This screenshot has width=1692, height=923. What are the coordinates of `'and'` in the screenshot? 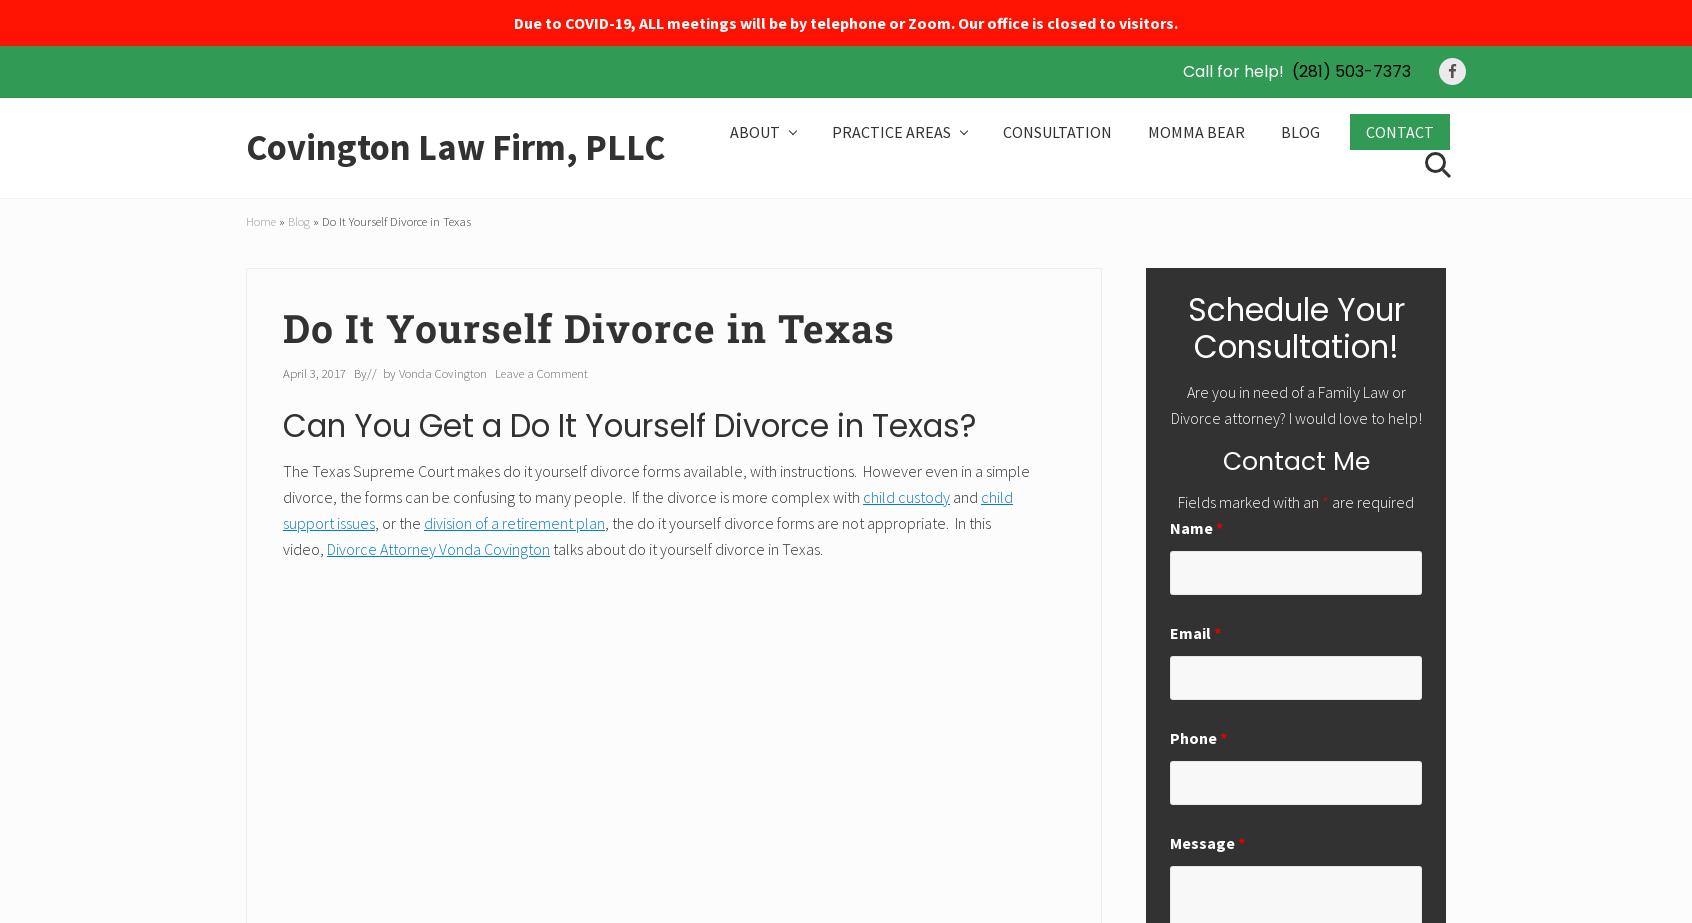 It's located at (950, 495).